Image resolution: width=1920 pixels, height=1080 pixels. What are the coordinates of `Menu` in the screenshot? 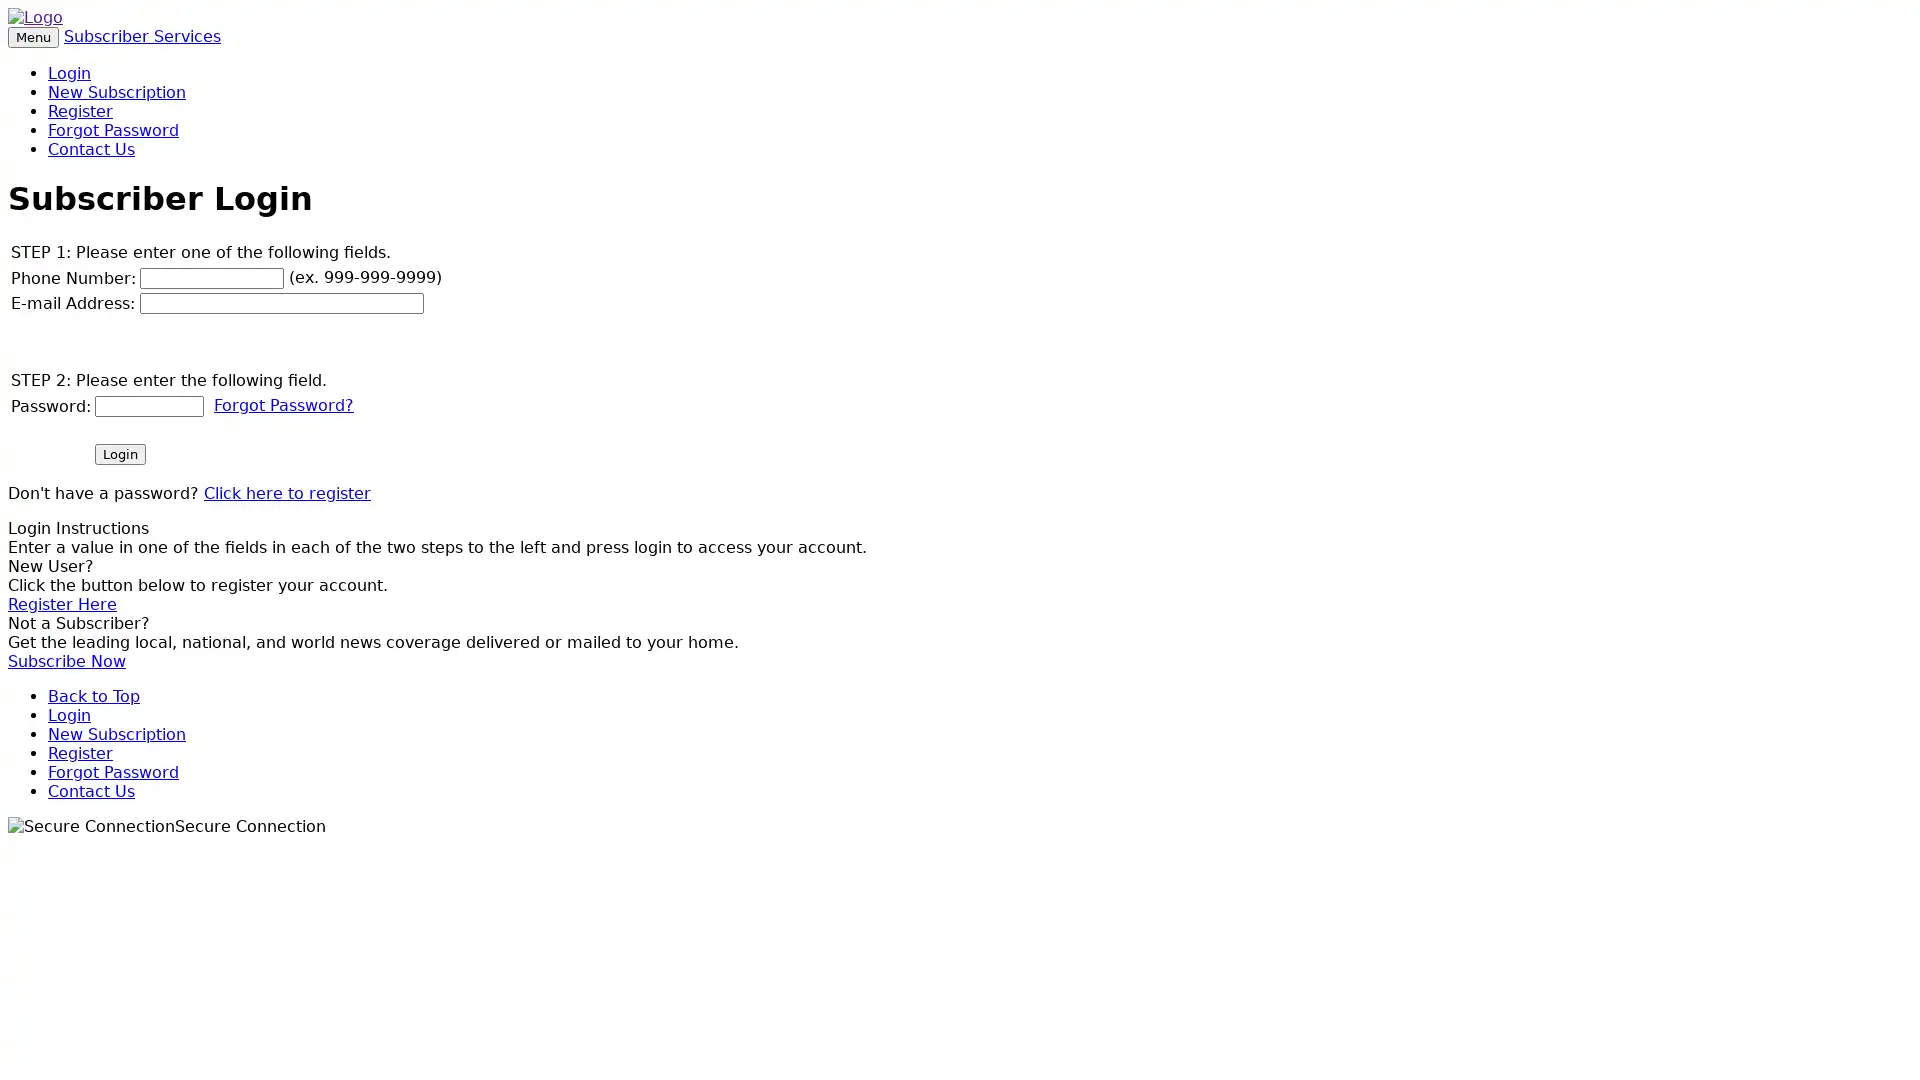 It's located at (33, 37).